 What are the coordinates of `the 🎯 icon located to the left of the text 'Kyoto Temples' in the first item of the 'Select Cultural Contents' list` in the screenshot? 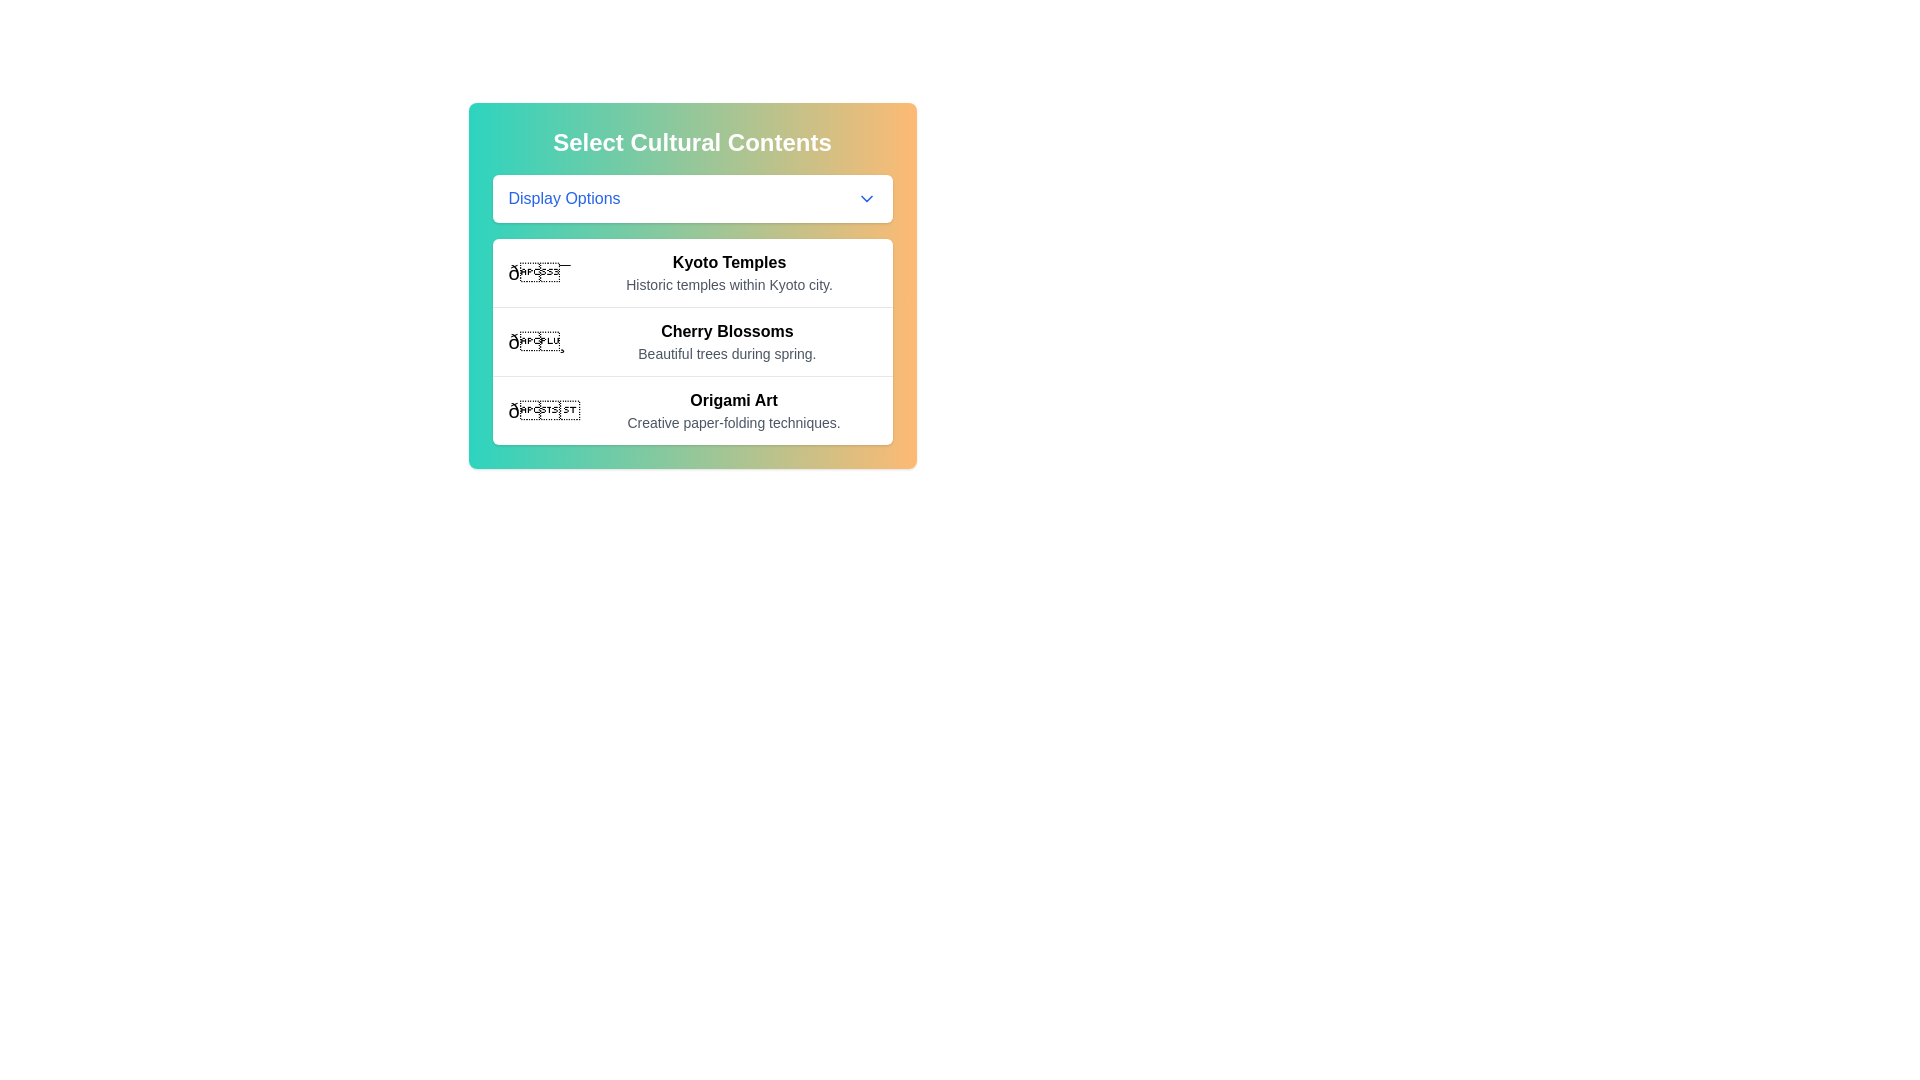 It's located at (539, 273).